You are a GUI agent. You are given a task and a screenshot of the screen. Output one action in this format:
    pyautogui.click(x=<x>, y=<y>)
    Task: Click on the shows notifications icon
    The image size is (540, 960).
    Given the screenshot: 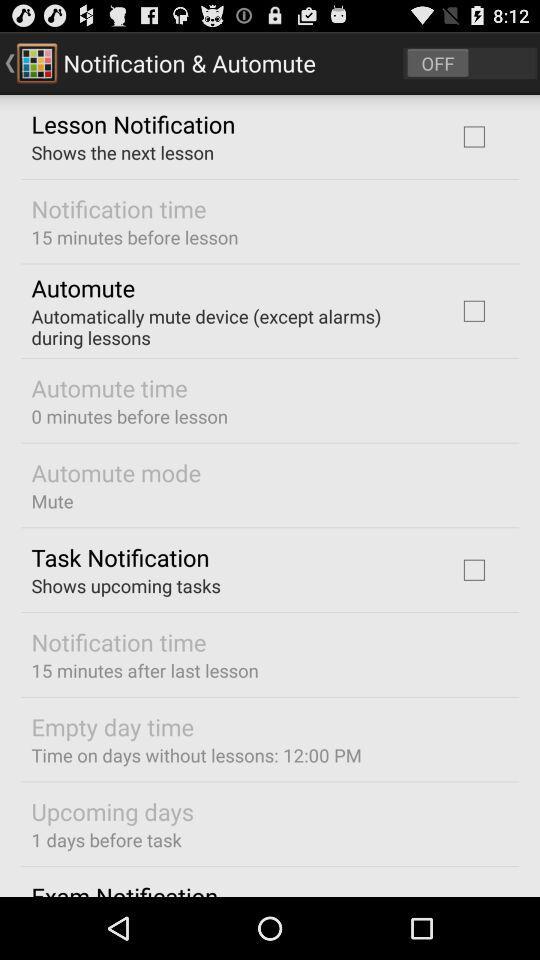 What is the action you would take?
    pyautogui.click(x=470, y=62)
    